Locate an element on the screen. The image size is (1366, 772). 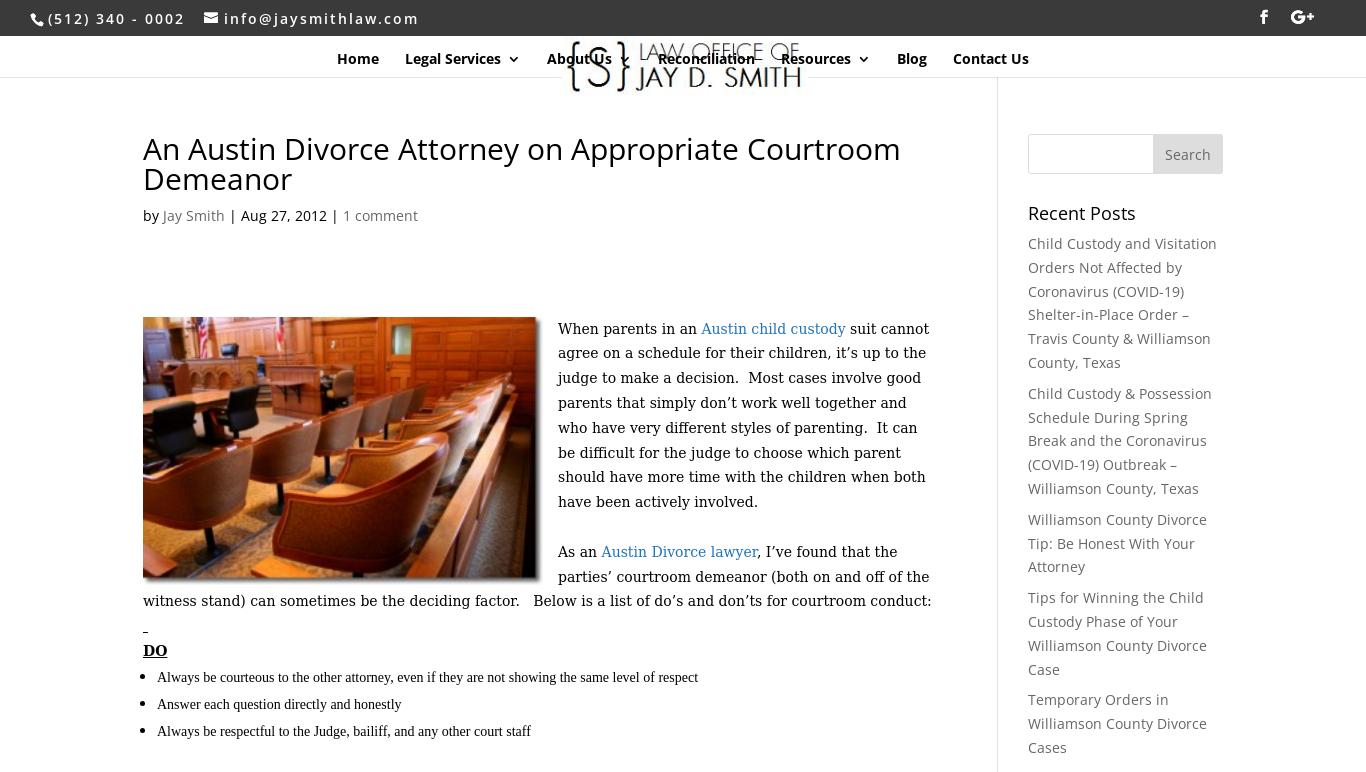
'Payments' is located at coordinates (854, 238).